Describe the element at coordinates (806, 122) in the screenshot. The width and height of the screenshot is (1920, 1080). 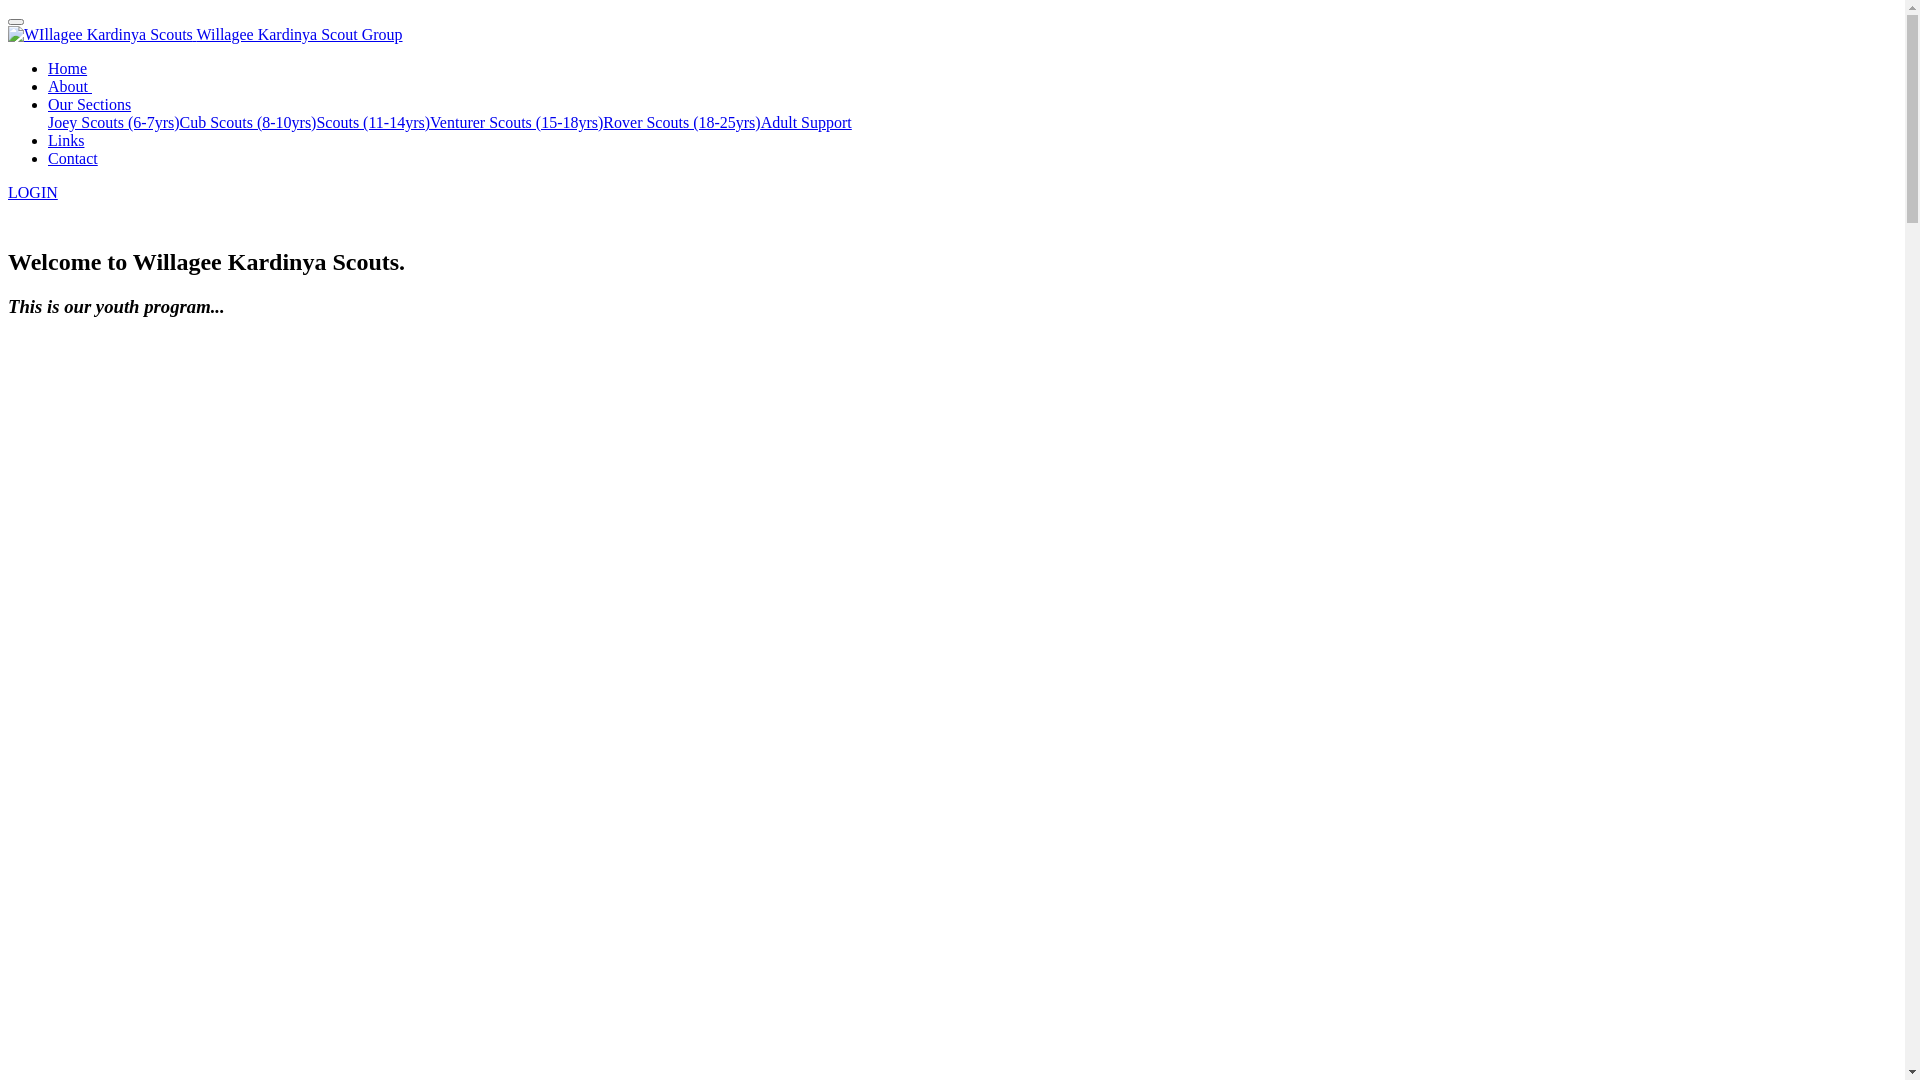
I see `'Adult Support'` at that location.